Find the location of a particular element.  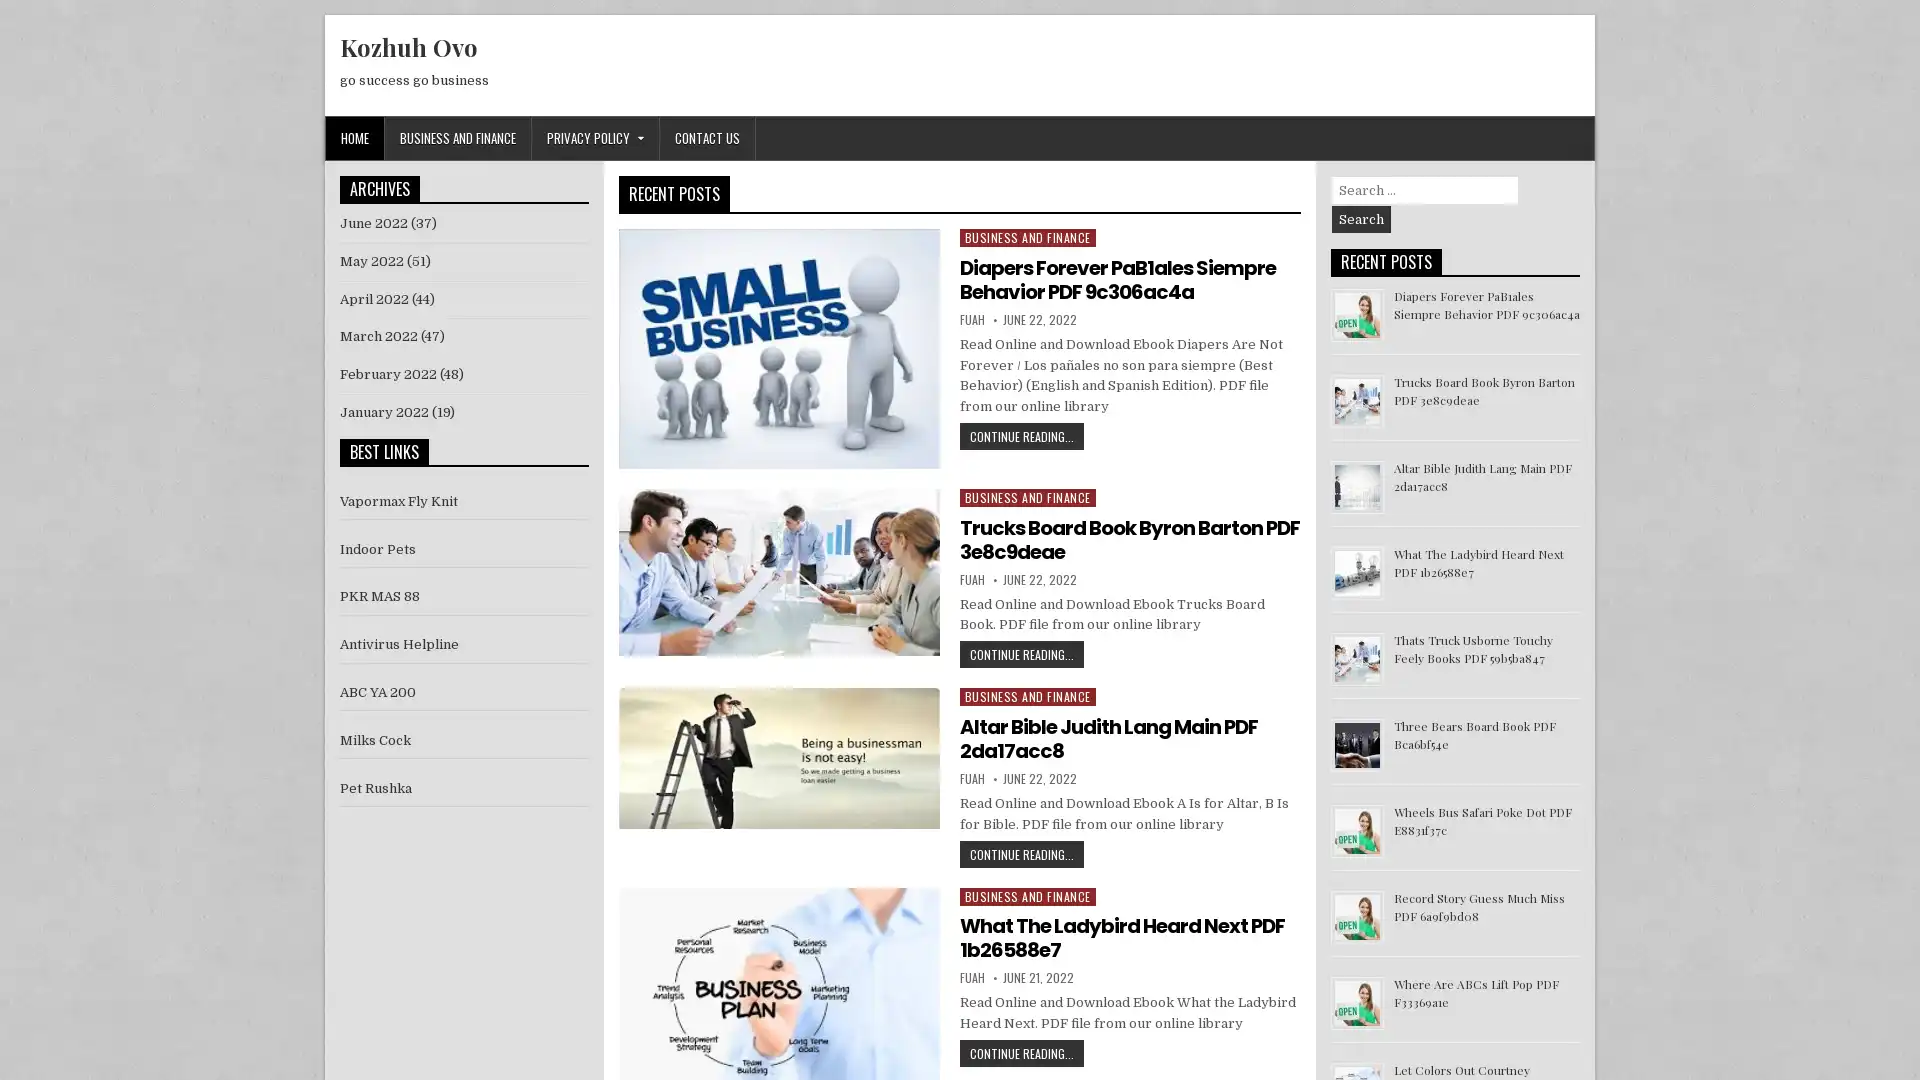

Search is located at coordinates (1360, 219).